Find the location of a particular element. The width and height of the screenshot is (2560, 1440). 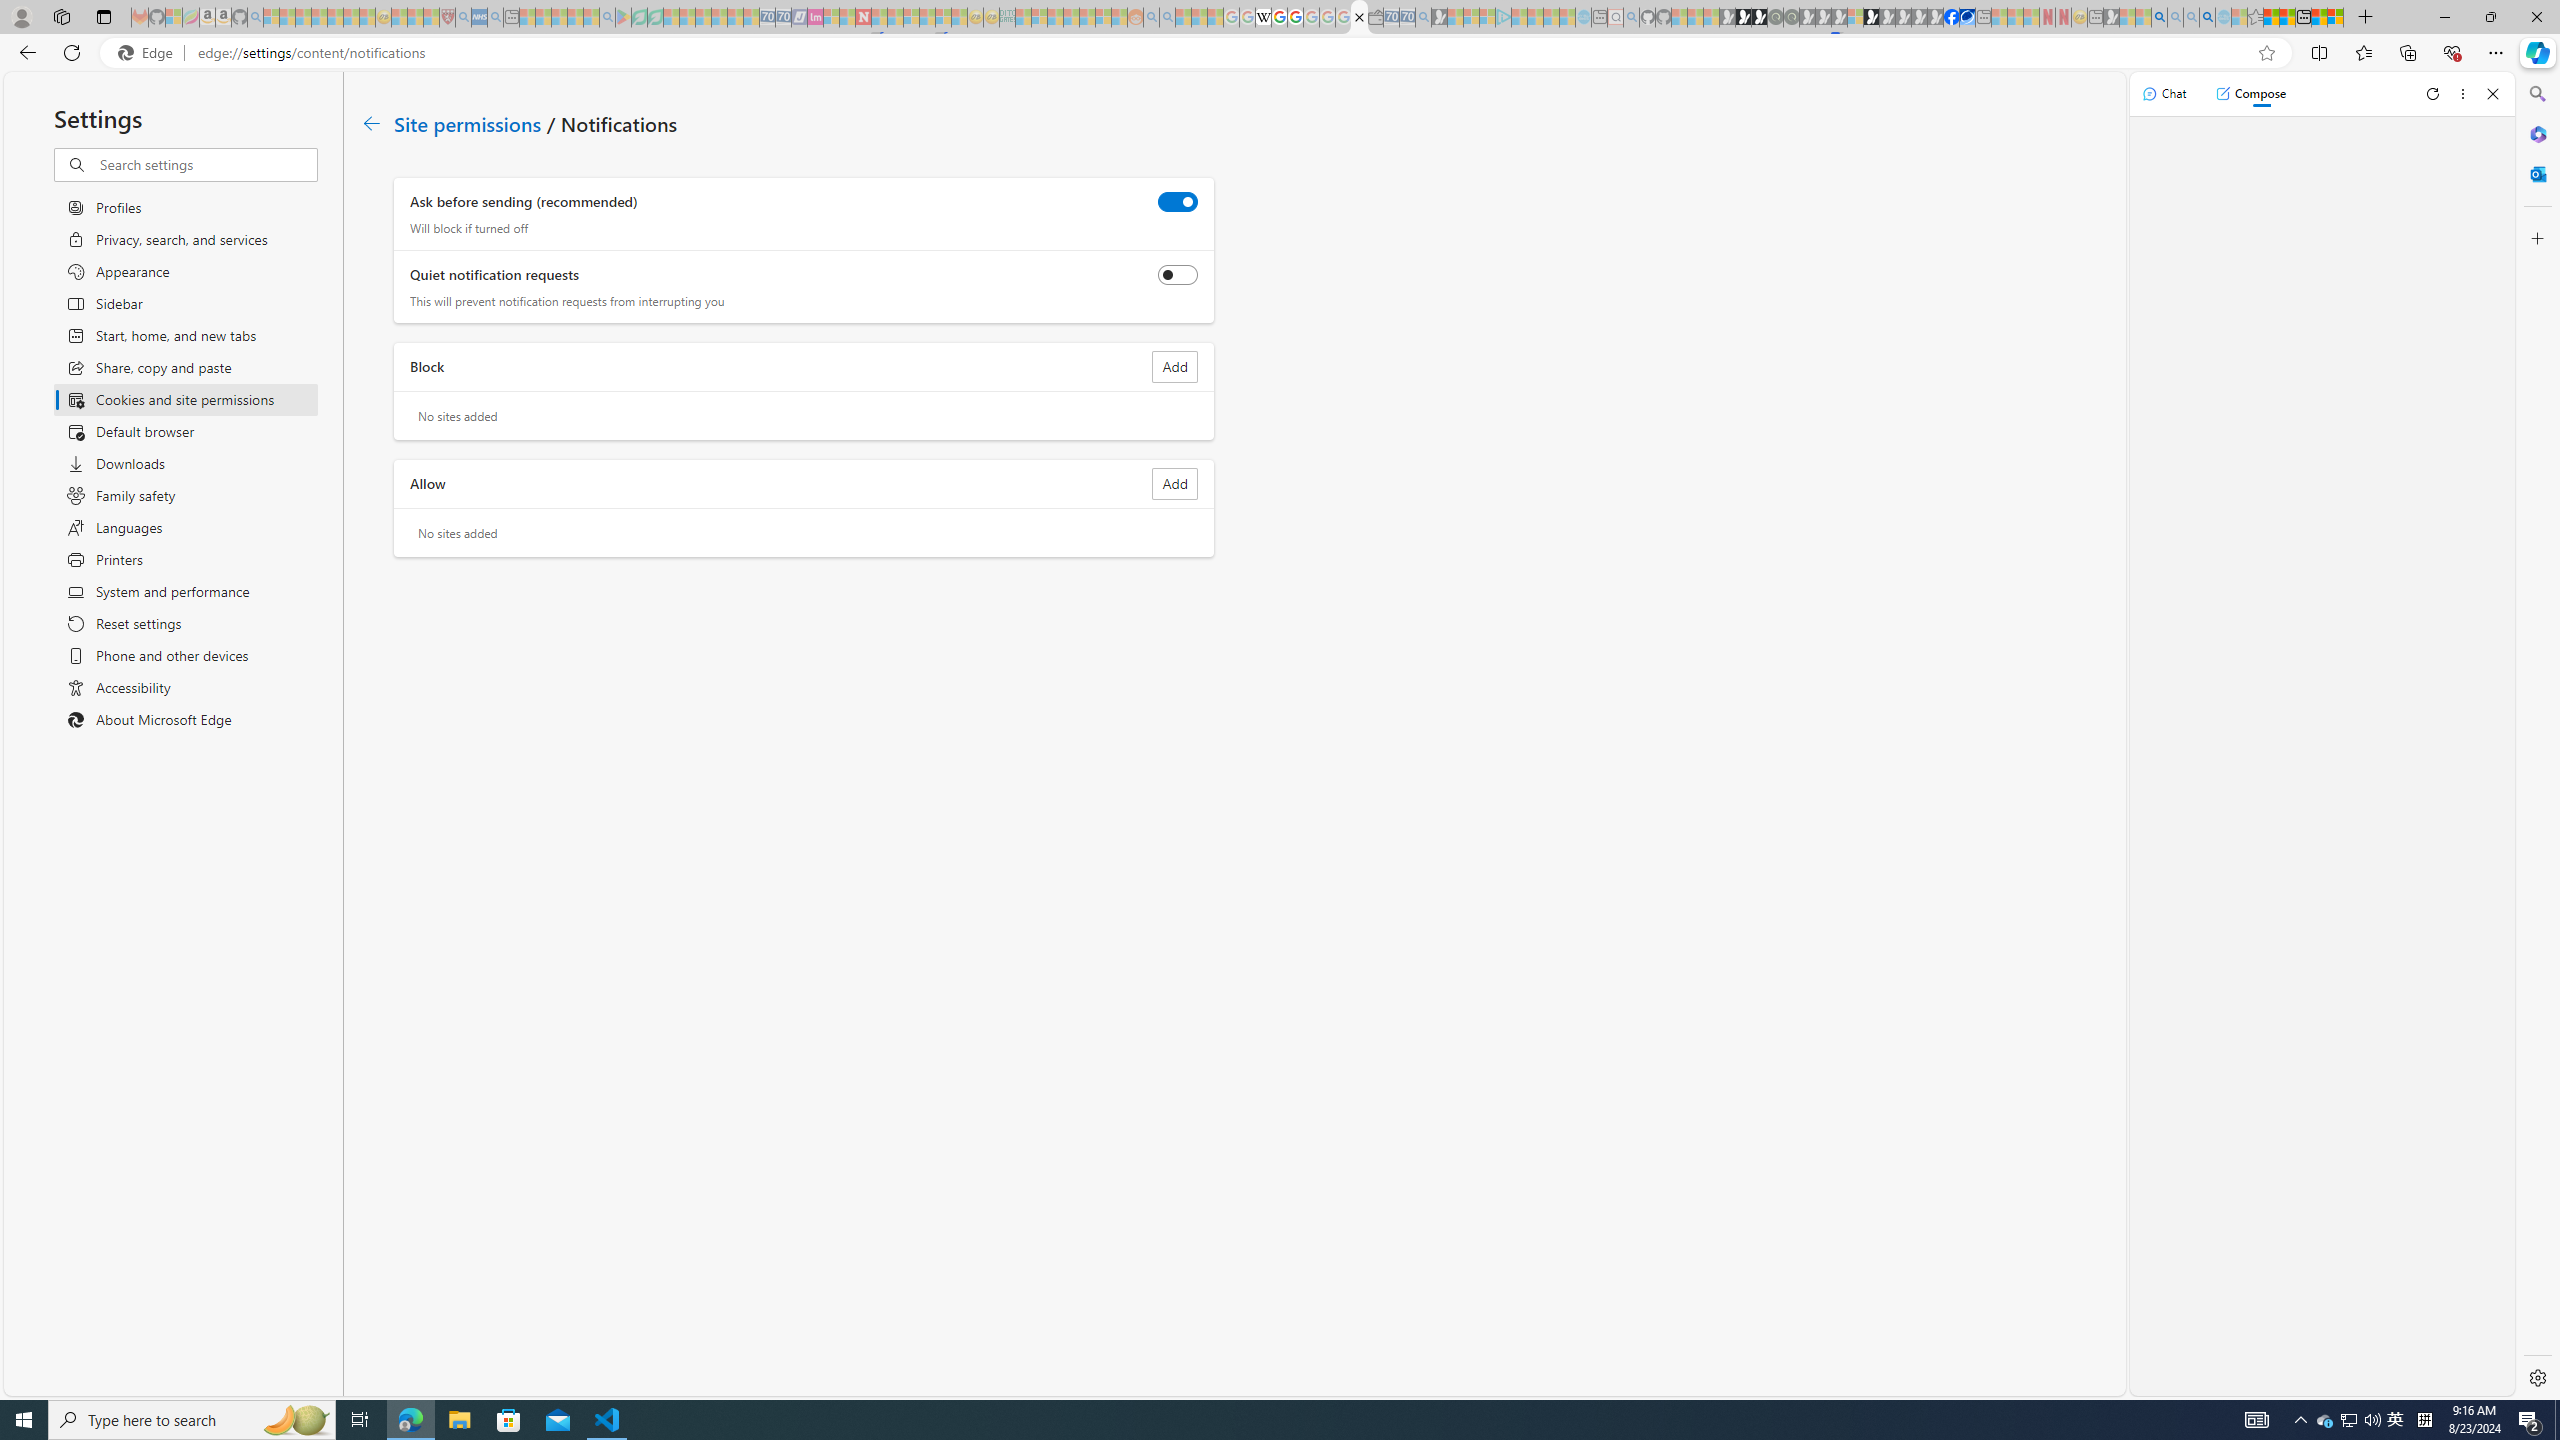

'Google Chrome Internet Browser Download - Search Images' is located at coordinates (2208, 16).